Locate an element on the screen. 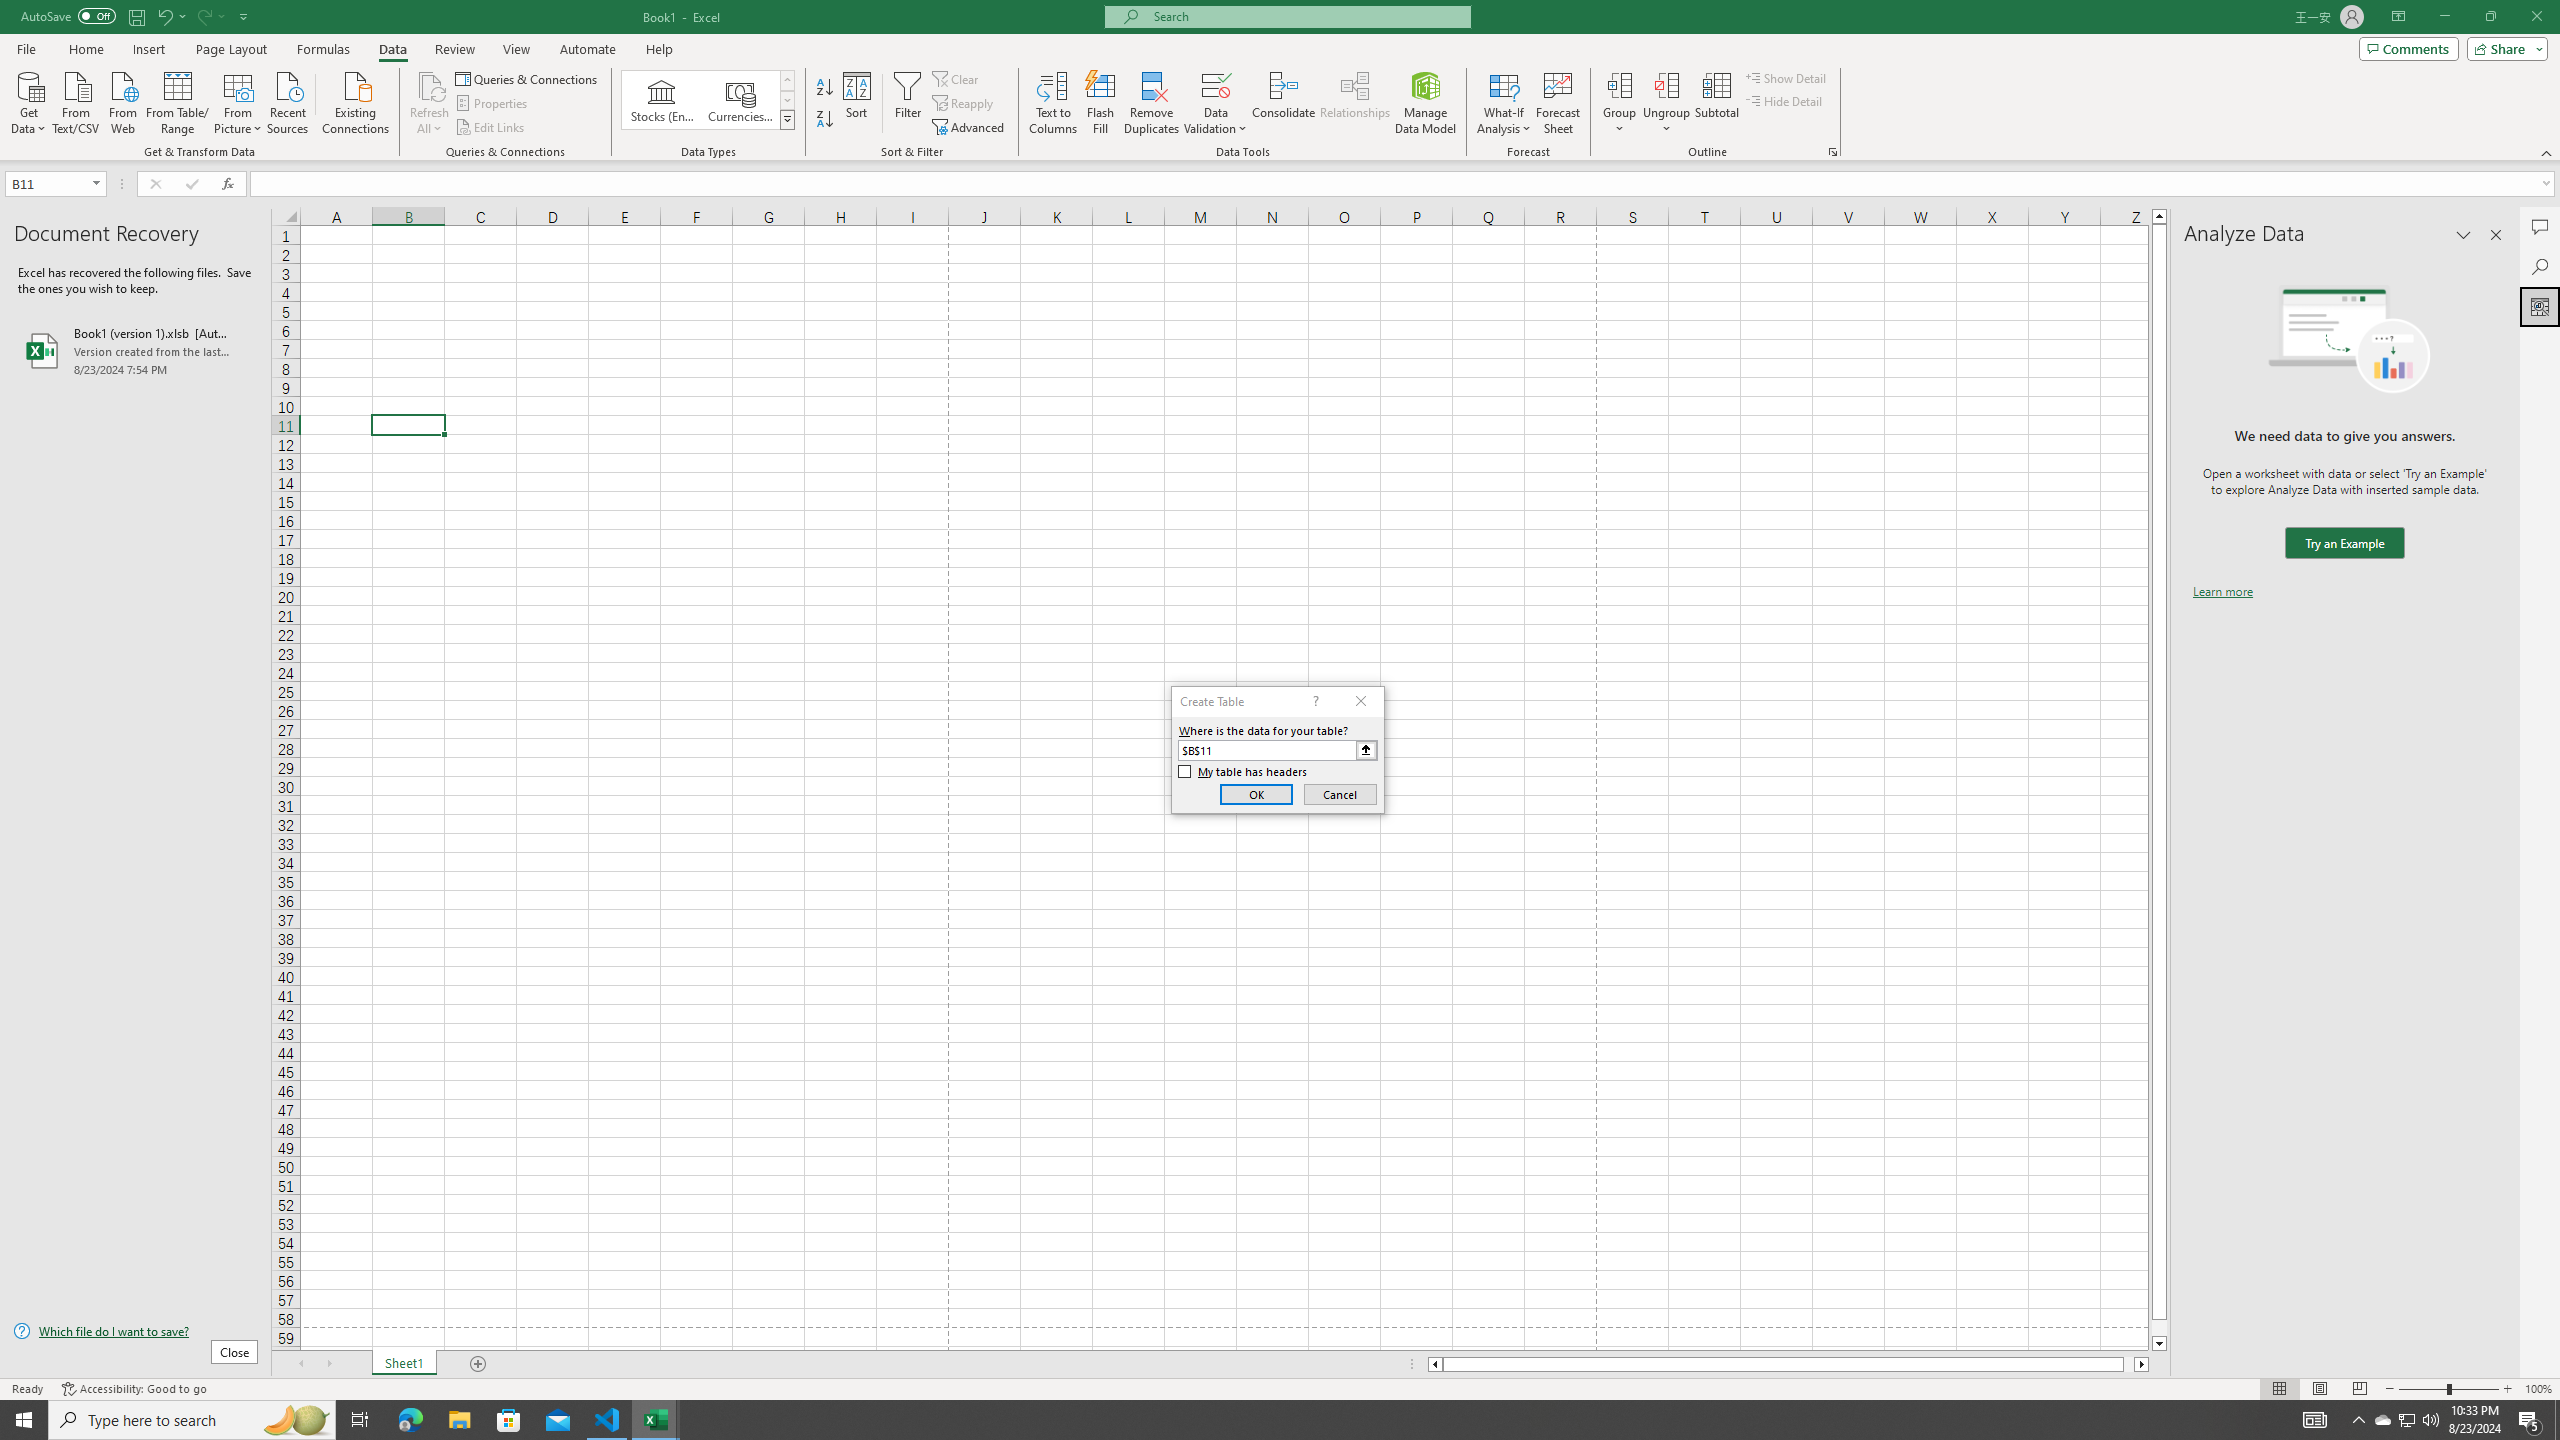 The height and width of the screenshot is (1440, 2560). 'Consolidate...' is located at coordinates (1283, 103).